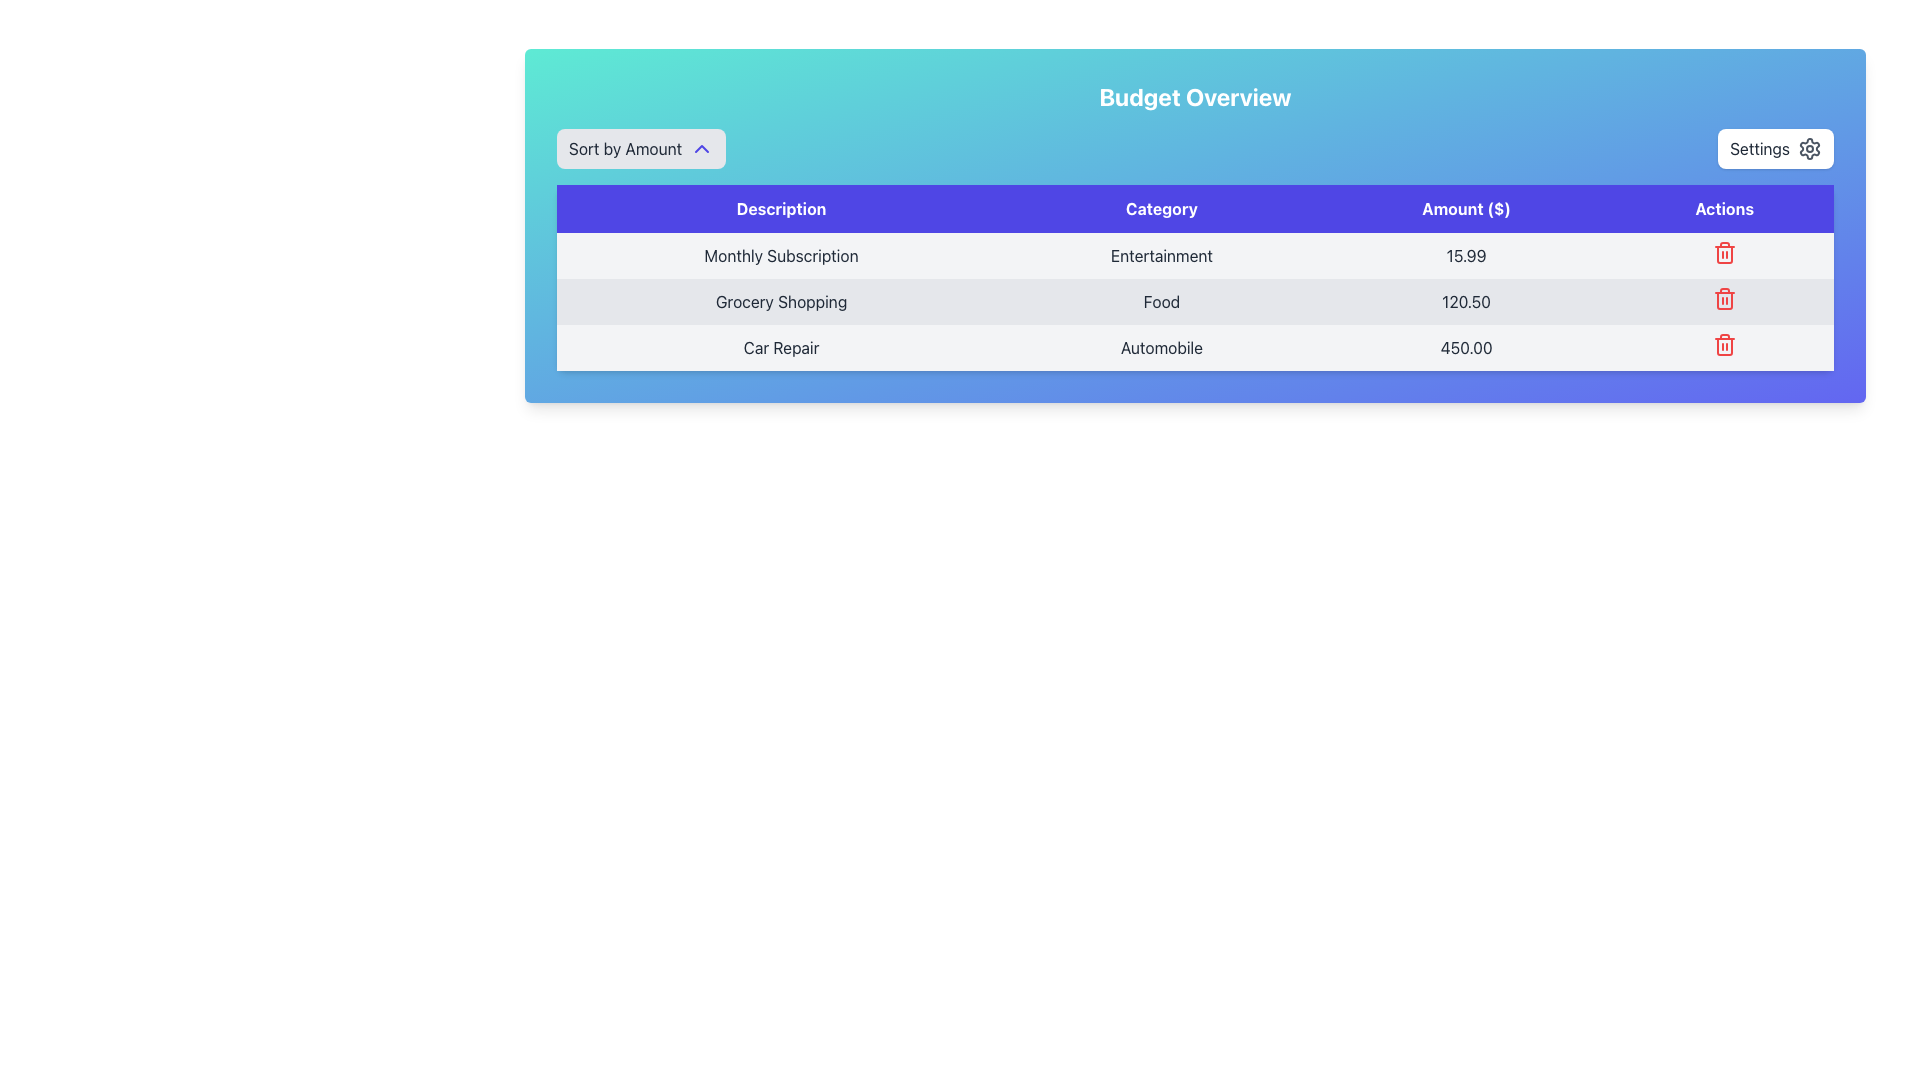  What do you see at coordinates (1161, 301) in the screenshot?
I see `the text label displaying the category type 'Food' for the associated item 'Grocery Shopping' in the second cell of the 'Category' column in the 'Budget Overview' table` at bounding box center [1161, 301].